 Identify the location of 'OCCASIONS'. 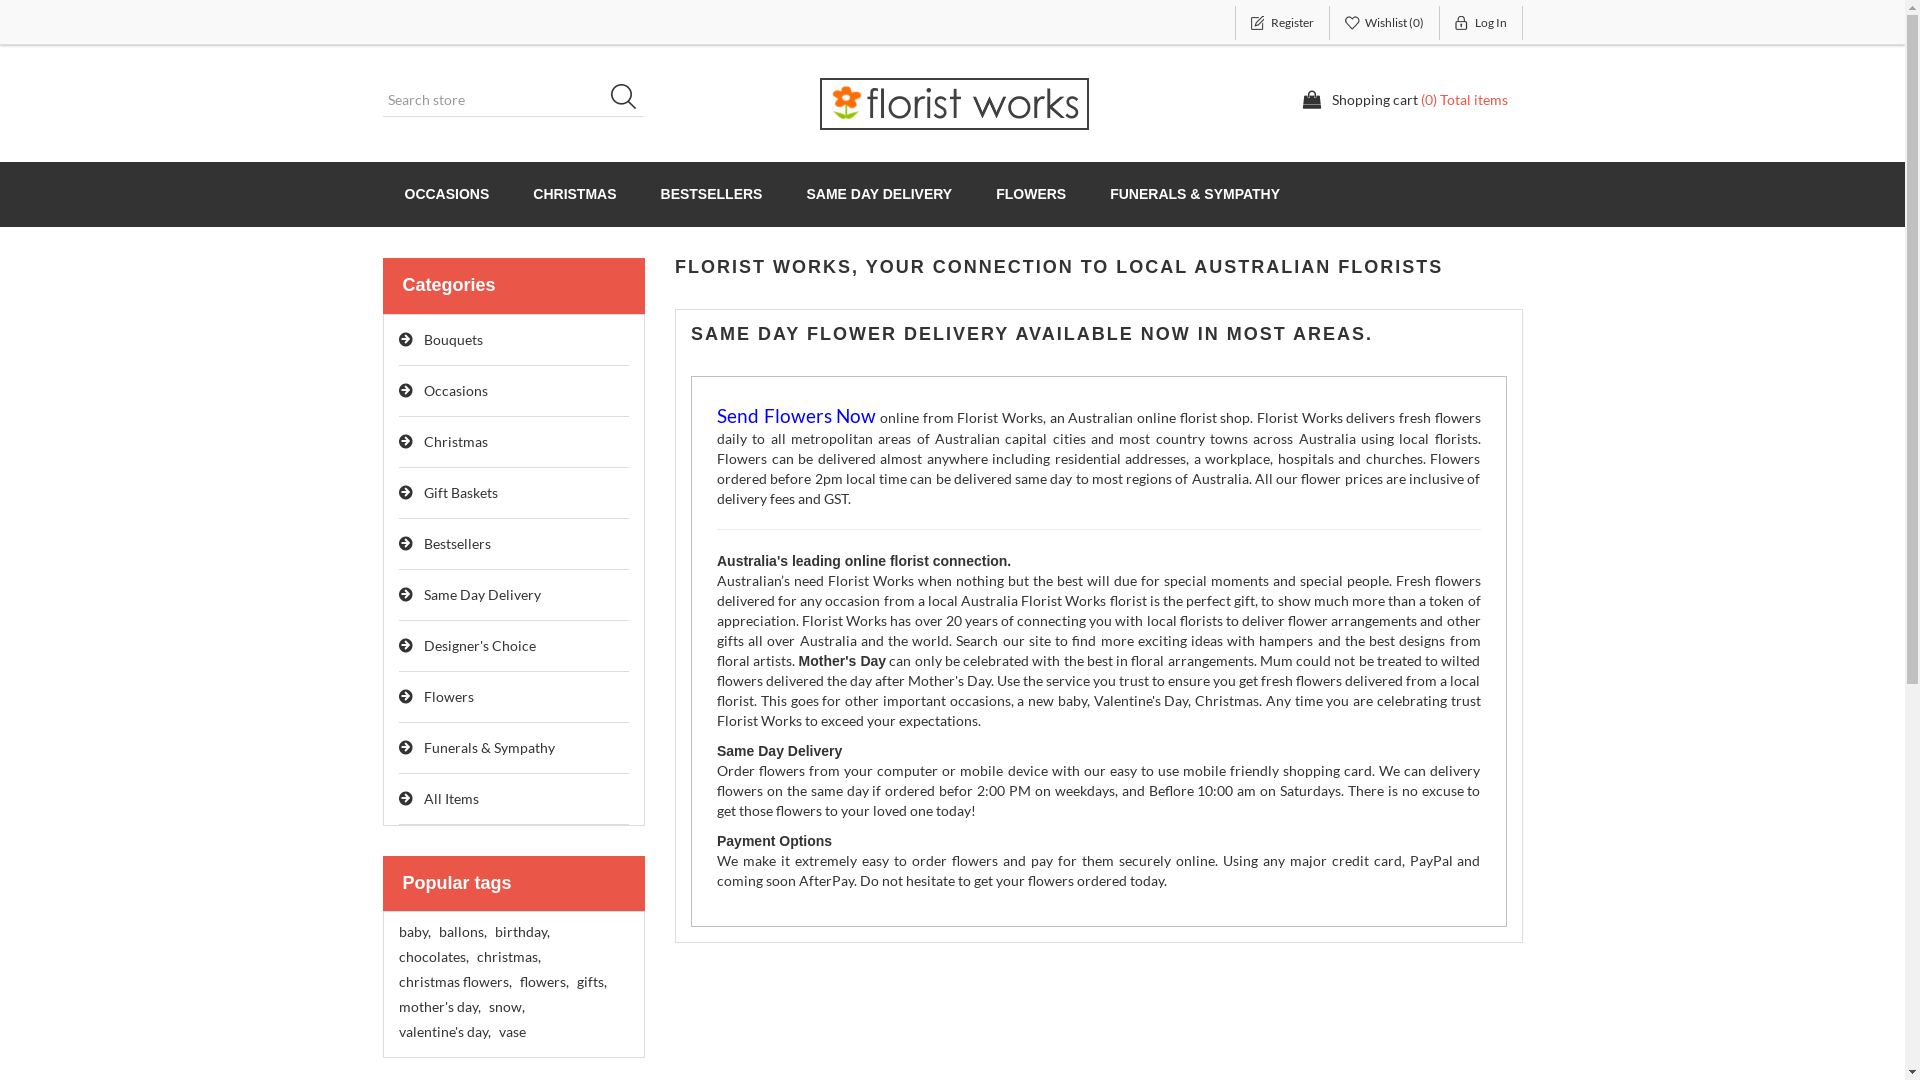
(382, 194).